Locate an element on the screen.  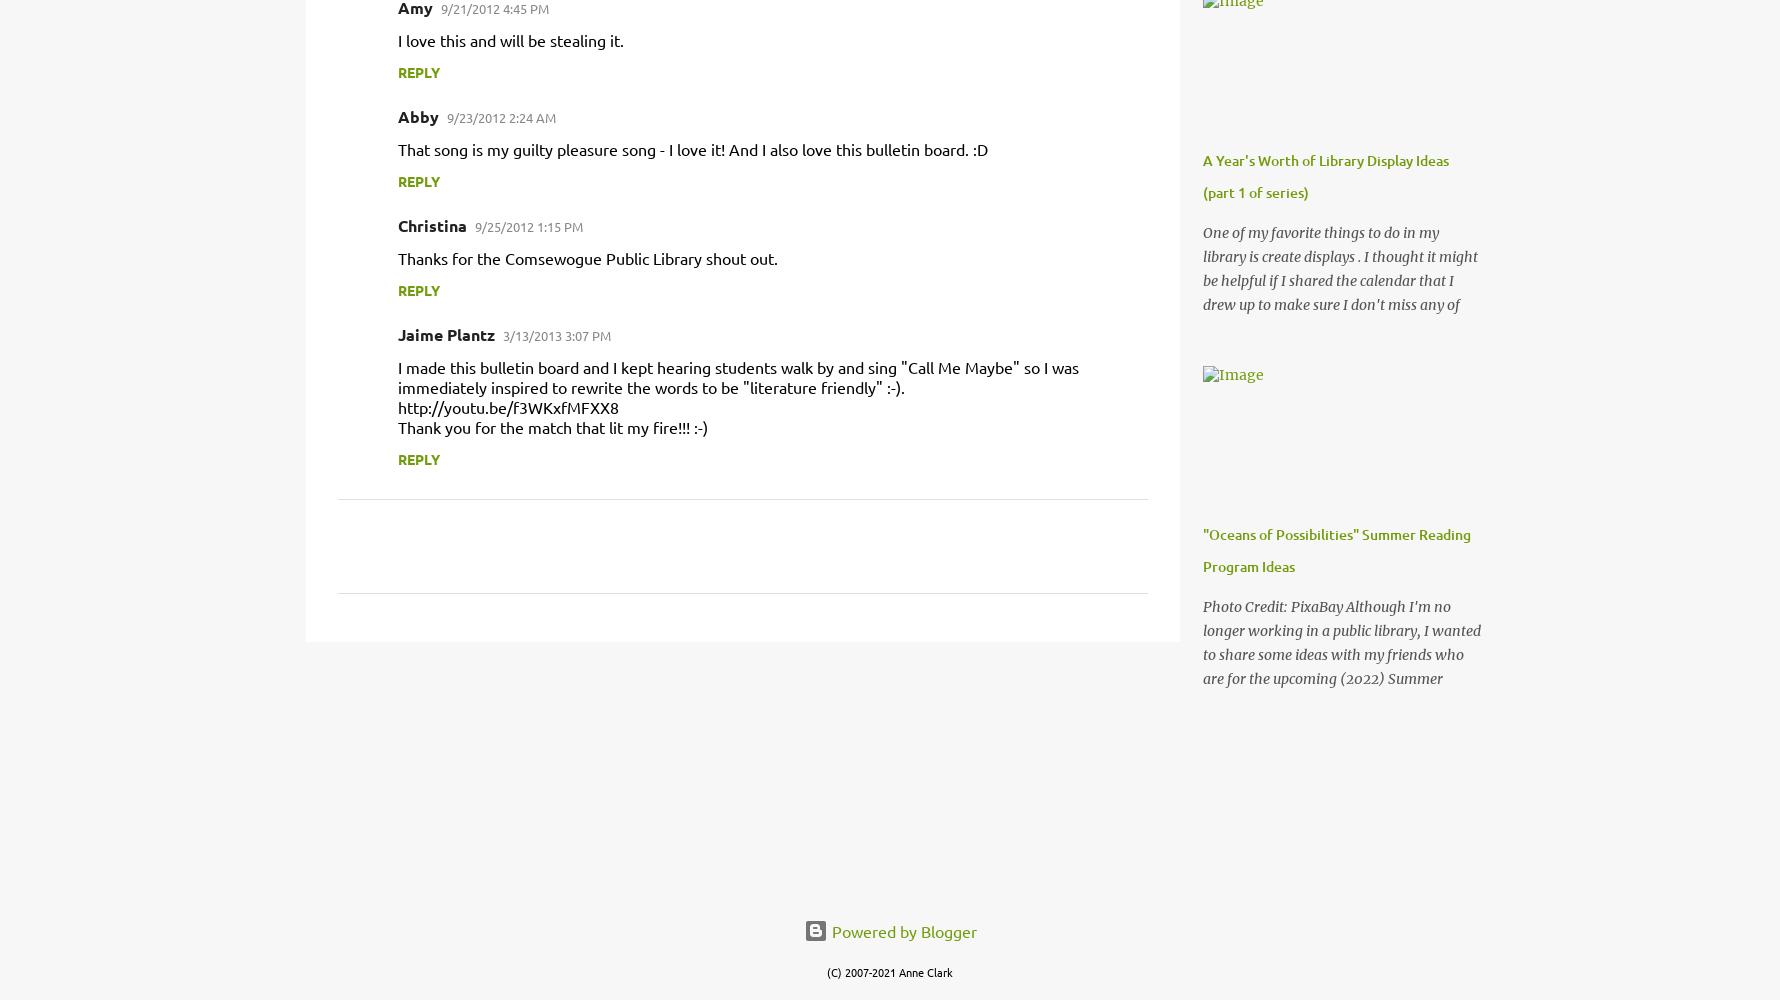
'Photo Credit: PixaBay Although I'm no longer working in a public library, I wanted to share some ideas with my friends who are for the upcoming (2022) Summer Reading Program theme "Oceans of Possibilities".  I hope these ideas help you out and that everyone has an amazing summer reading program!  3 of my favorite ocean-themed storytime activities:  Three Little Seahorses I Swam the Sea to See the Animals Going on a Pirate Ship And a beach storytime plan ! We don't have any oceans here in Michigan, so here are a few lake/pond favorites as well:  The Noisy Counting Book Down by the Lily Pad P.S. -- Summer is a great excuse to talk about the seasons with Kitty Gets Dressed .' is located at coordinates (1202, 799).